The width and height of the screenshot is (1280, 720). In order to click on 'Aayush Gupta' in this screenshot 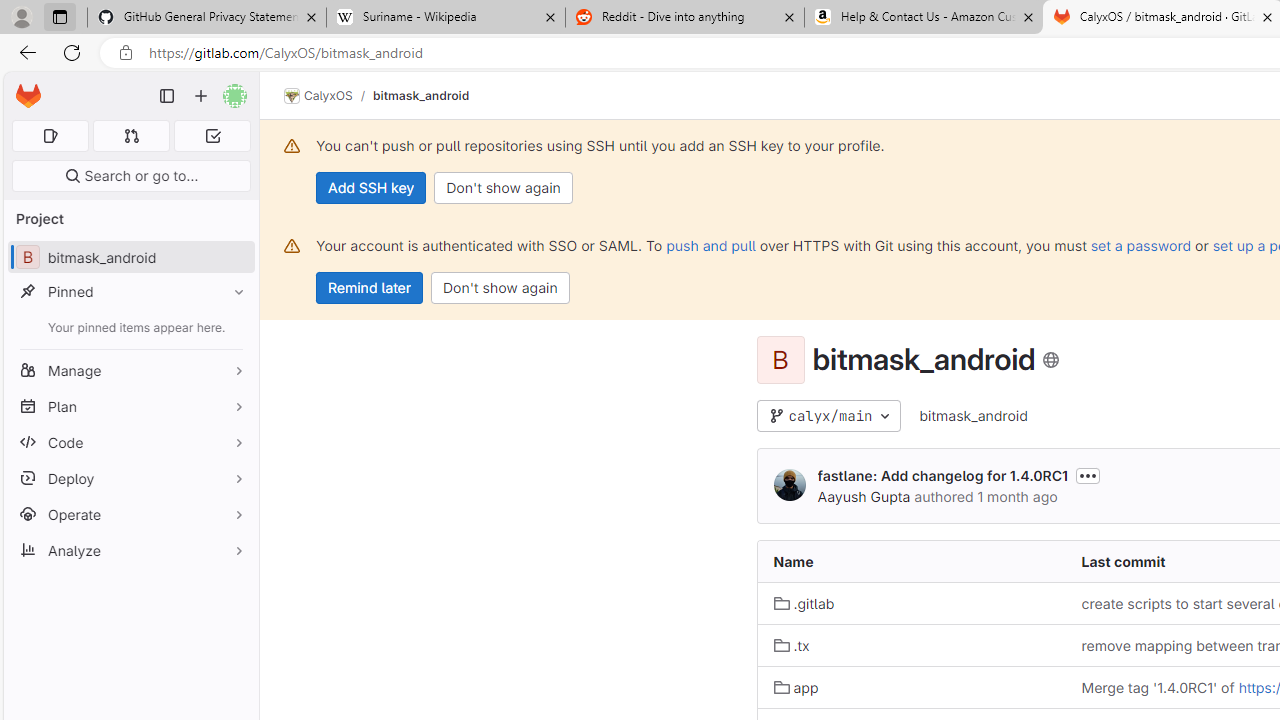, I will do `click(788, 484)`.